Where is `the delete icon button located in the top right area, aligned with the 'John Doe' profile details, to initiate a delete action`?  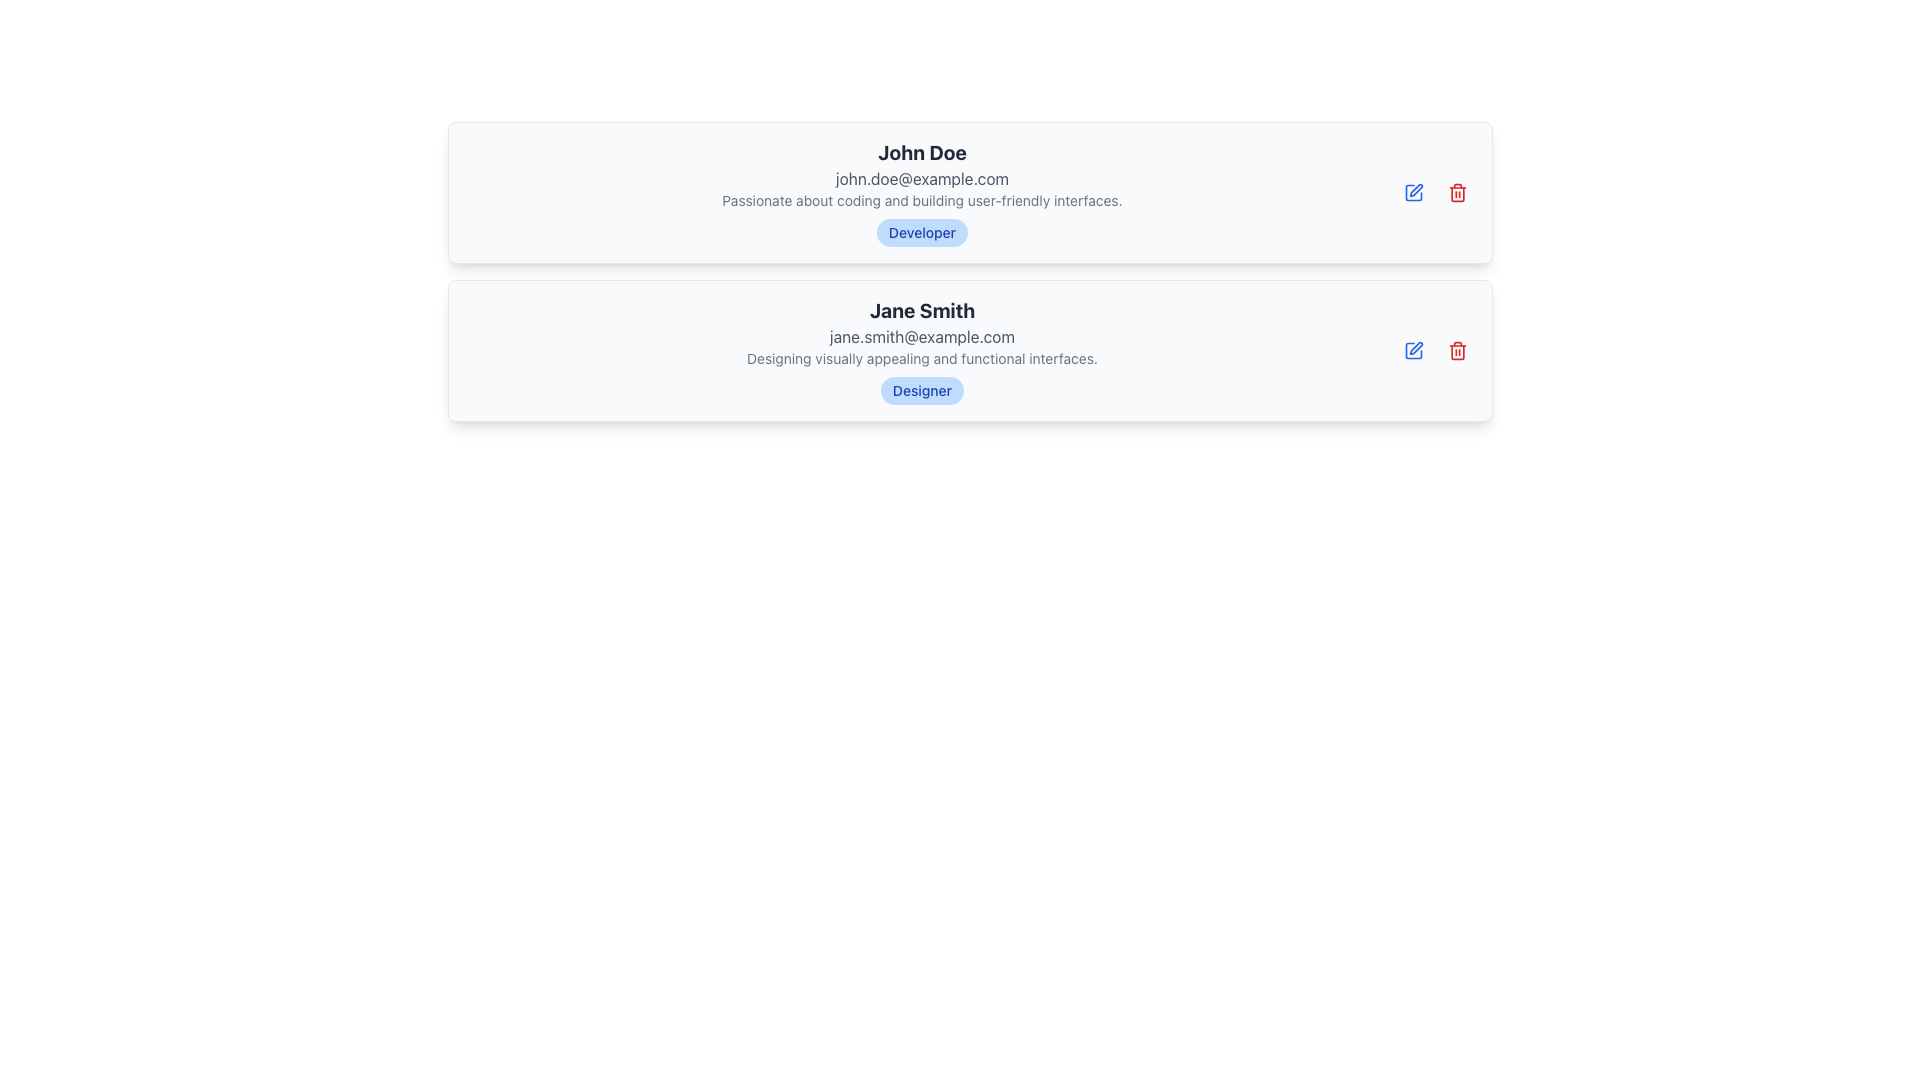
the delete icon button located in the top right area, aligned with the 'John Doe' profile details, to initiate a delete action is located at coordinates (1458, 192).